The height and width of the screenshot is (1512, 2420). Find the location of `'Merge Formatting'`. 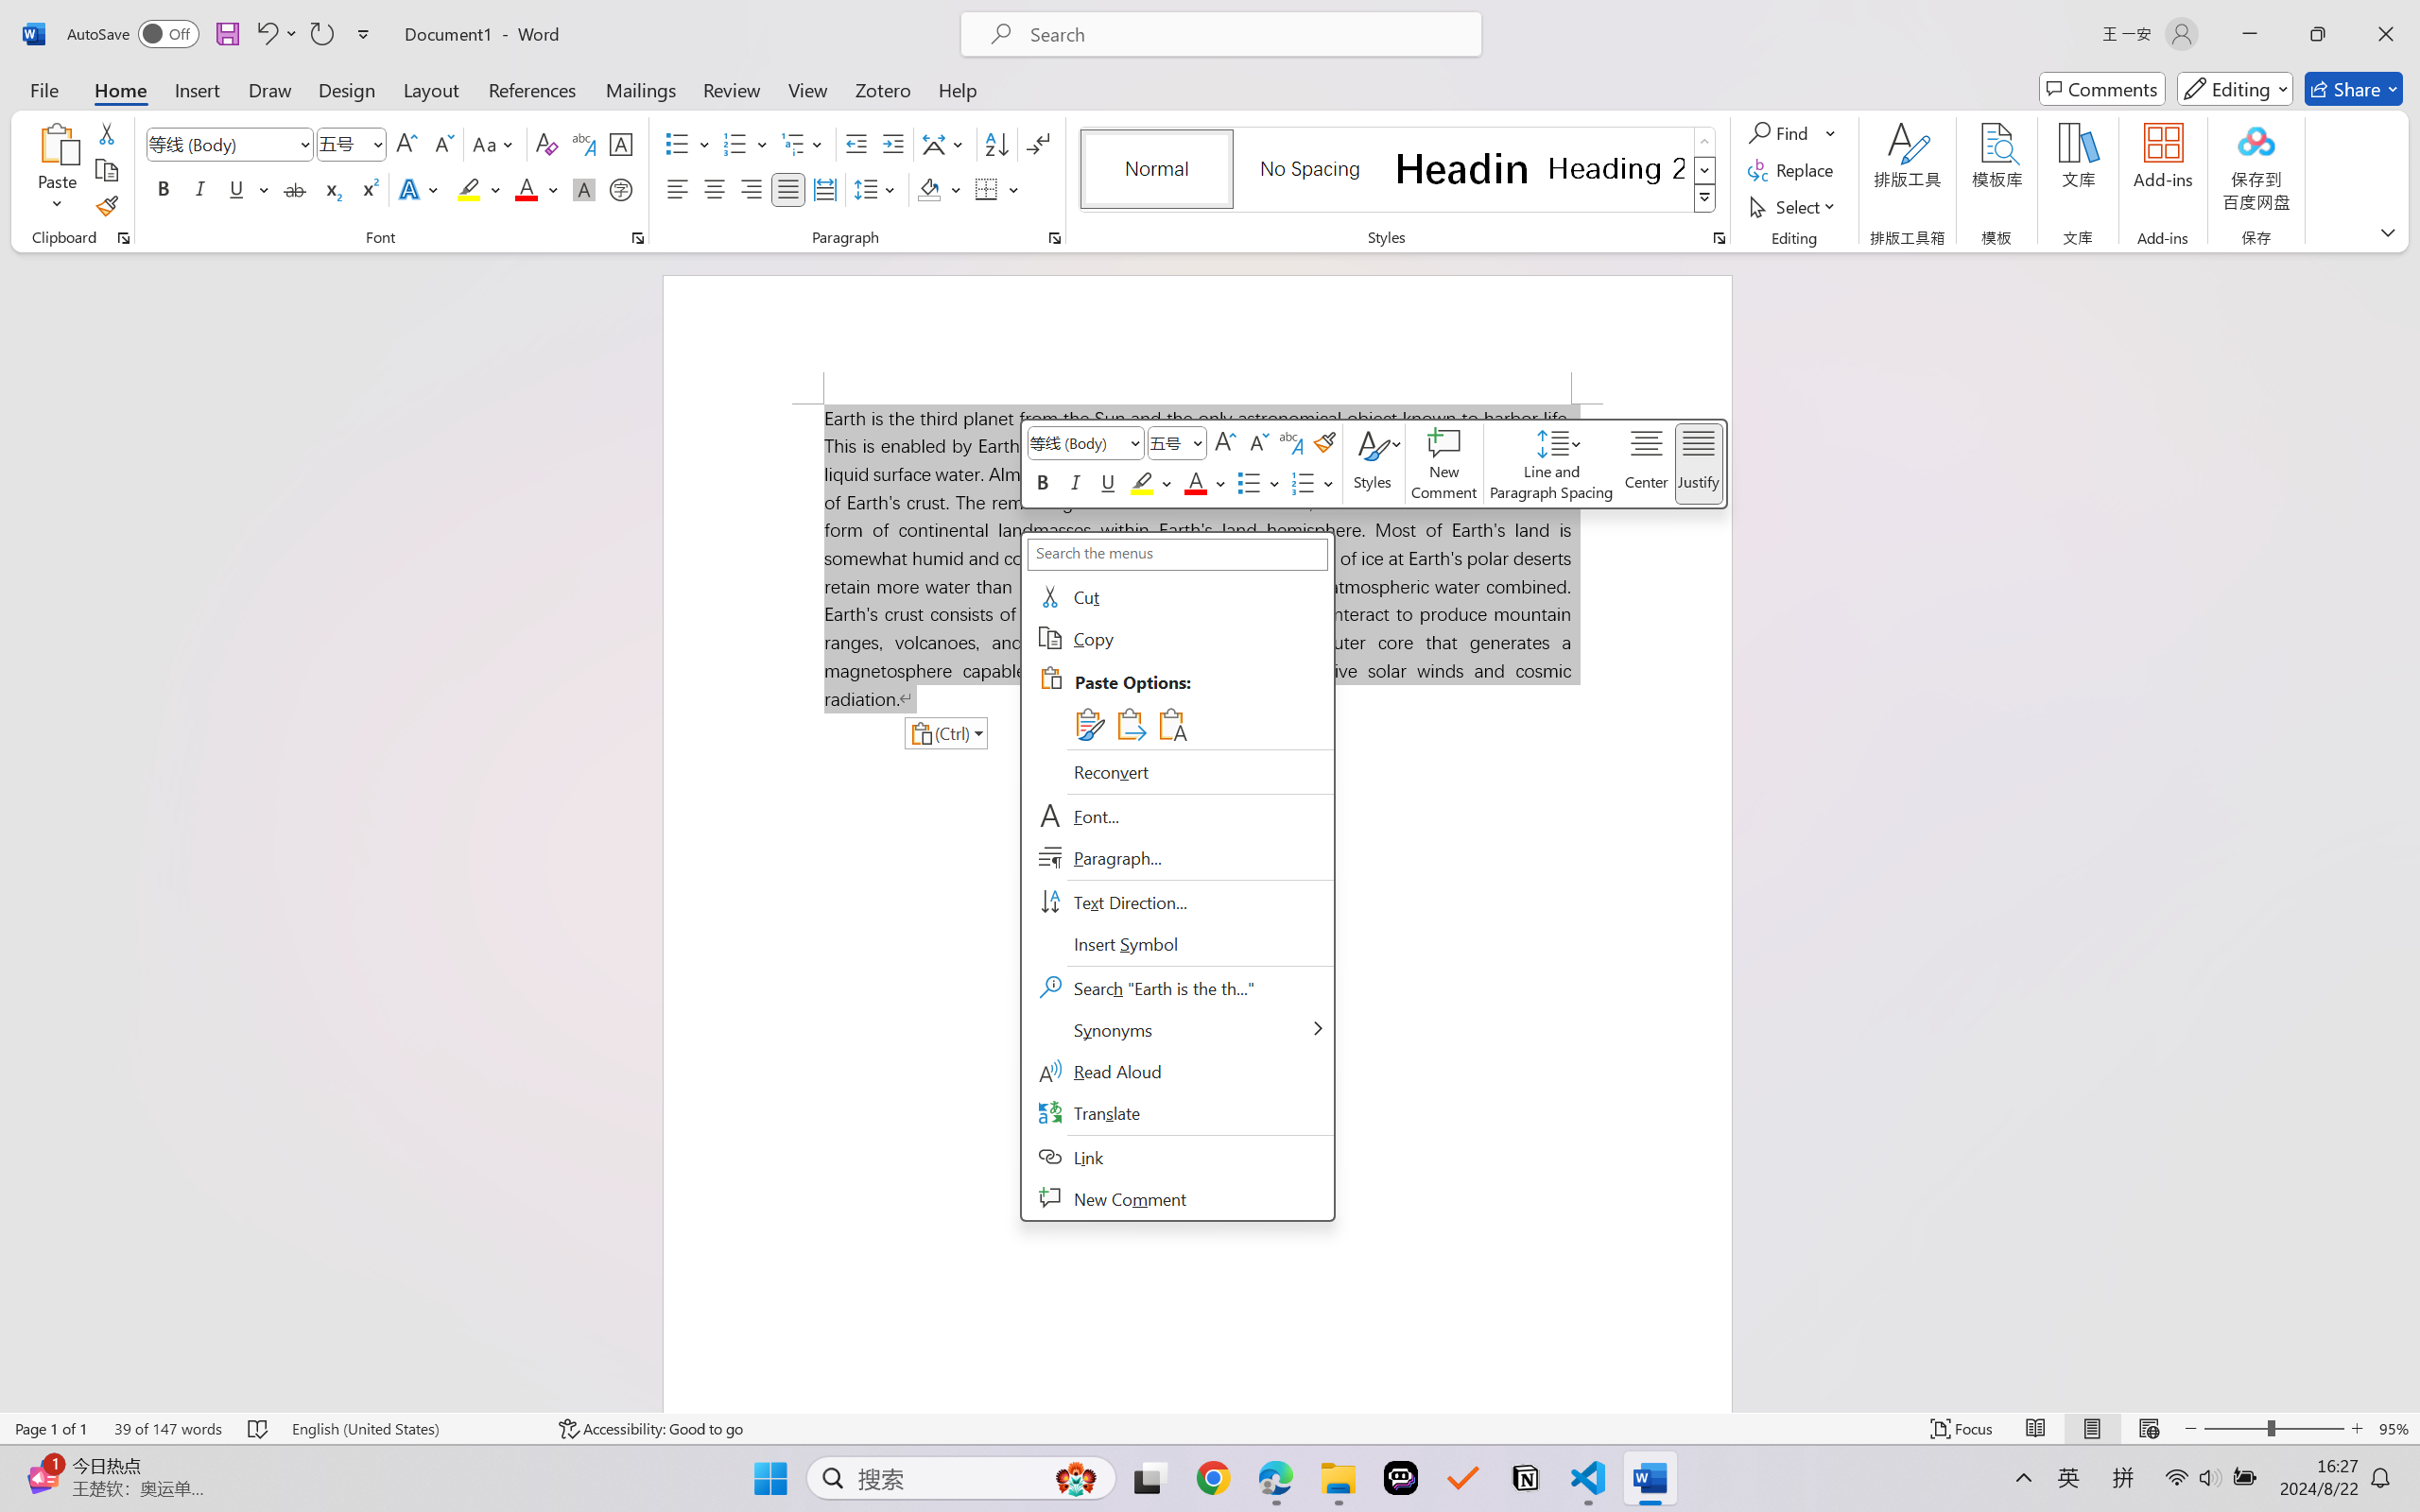

'Merge Formatting' is located at coordinates (1128, 722).